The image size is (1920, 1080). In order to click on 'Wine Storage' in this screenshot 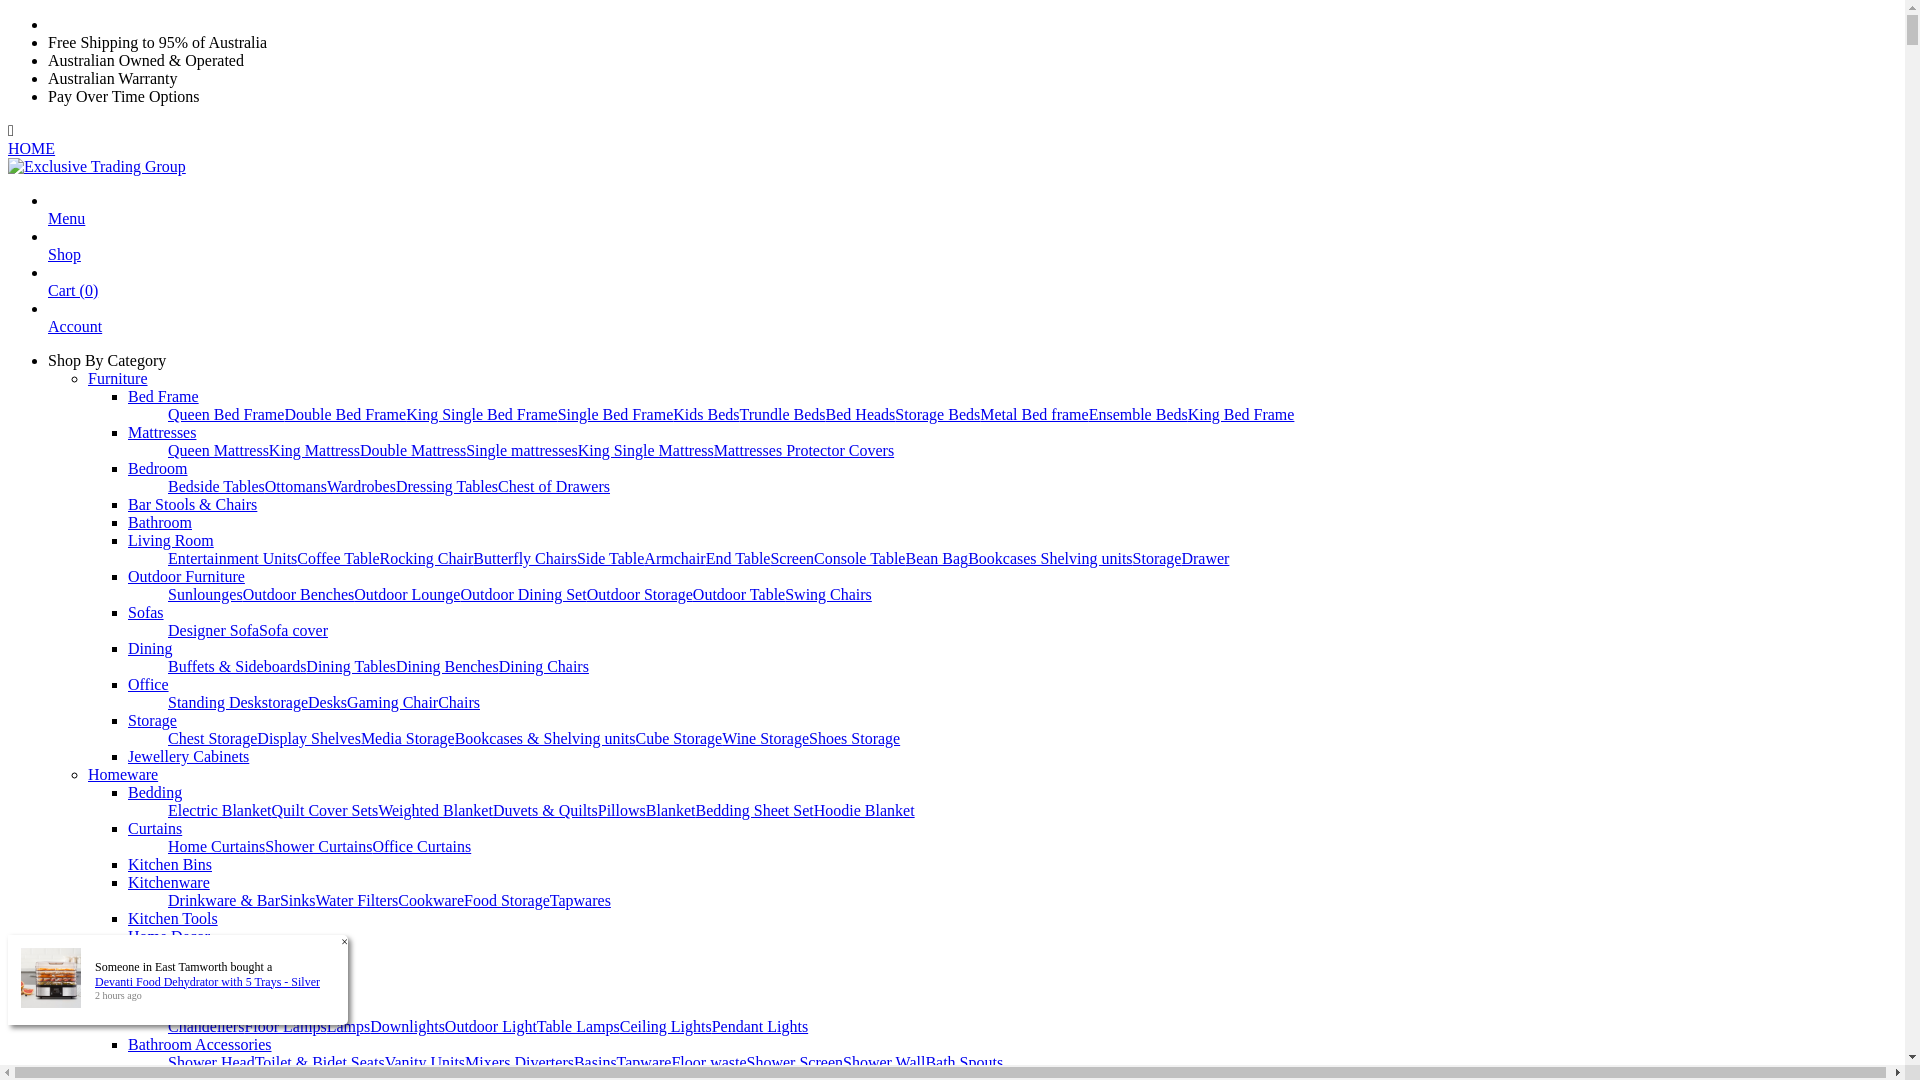, I will do `click(764, 738)`.